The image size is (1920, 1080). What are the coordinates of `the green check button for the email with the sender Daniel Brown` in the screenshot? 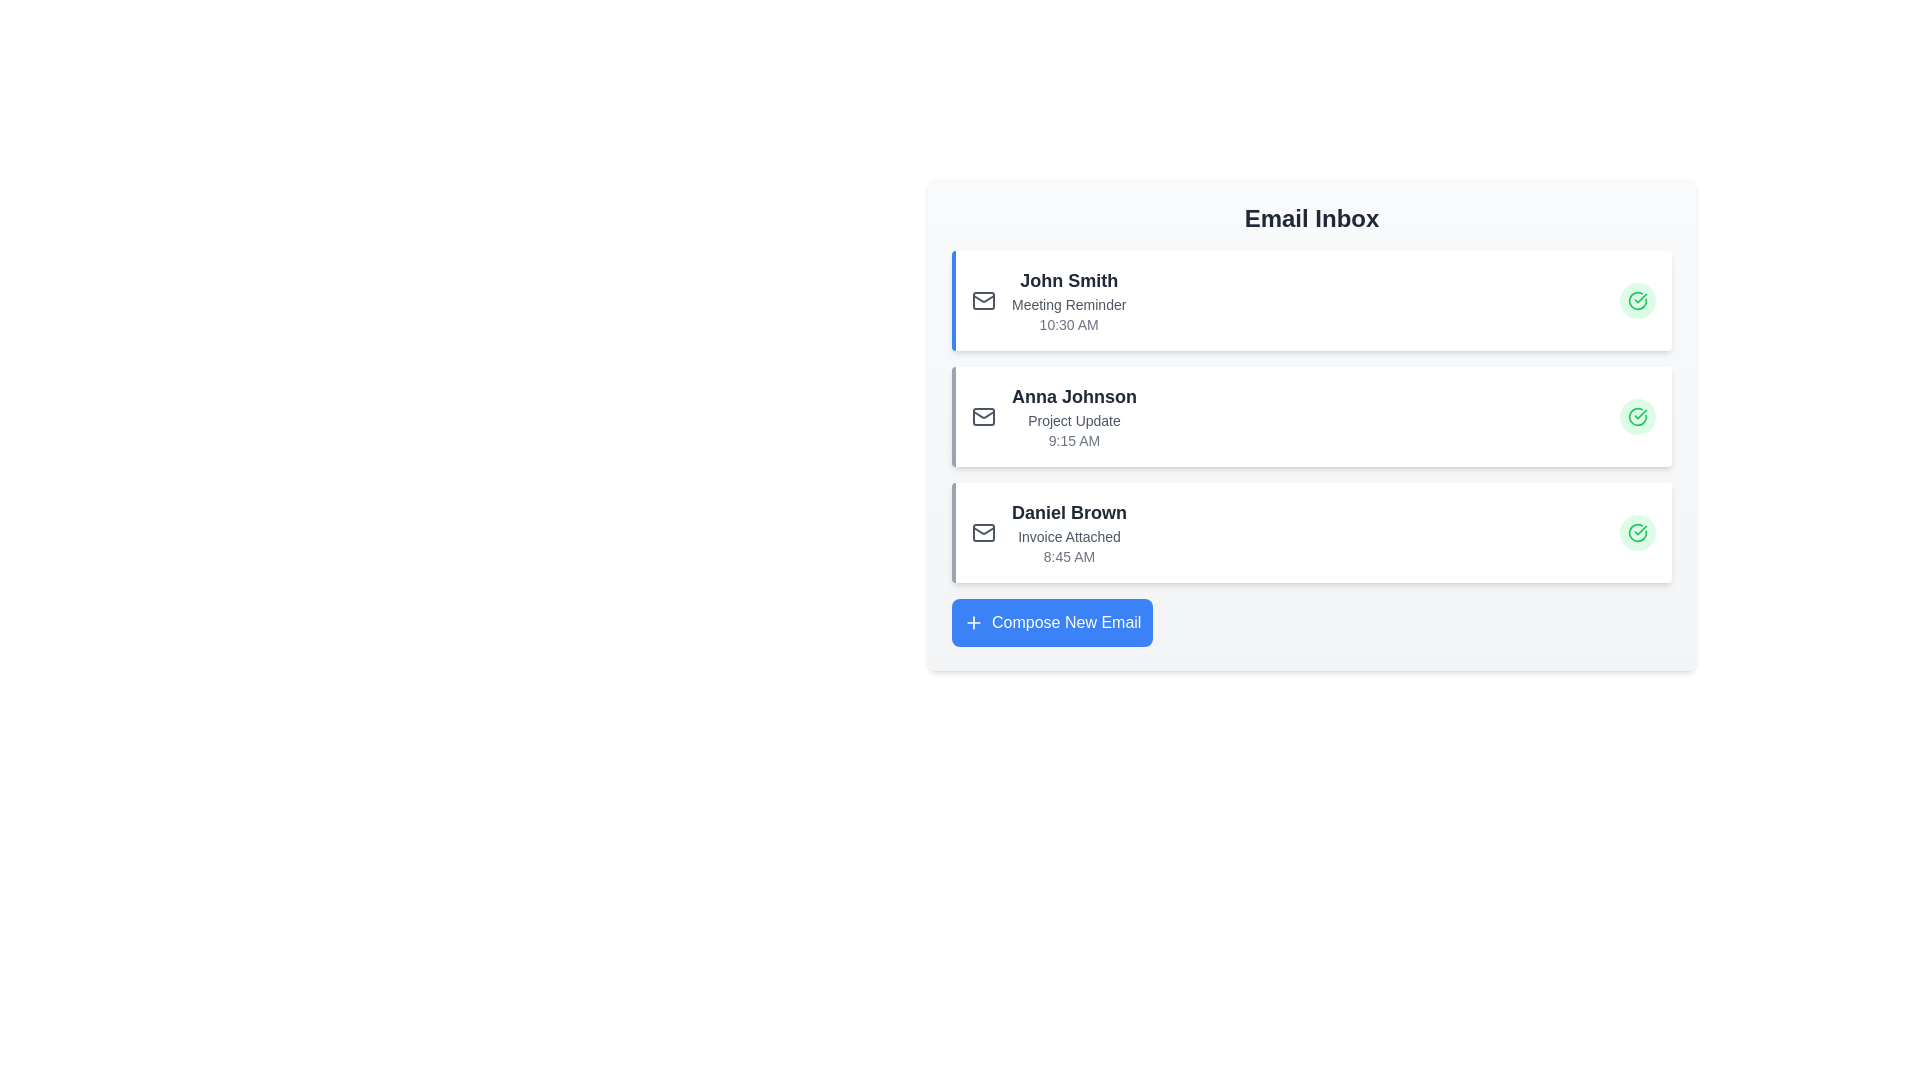 It's located at (1637, 531).